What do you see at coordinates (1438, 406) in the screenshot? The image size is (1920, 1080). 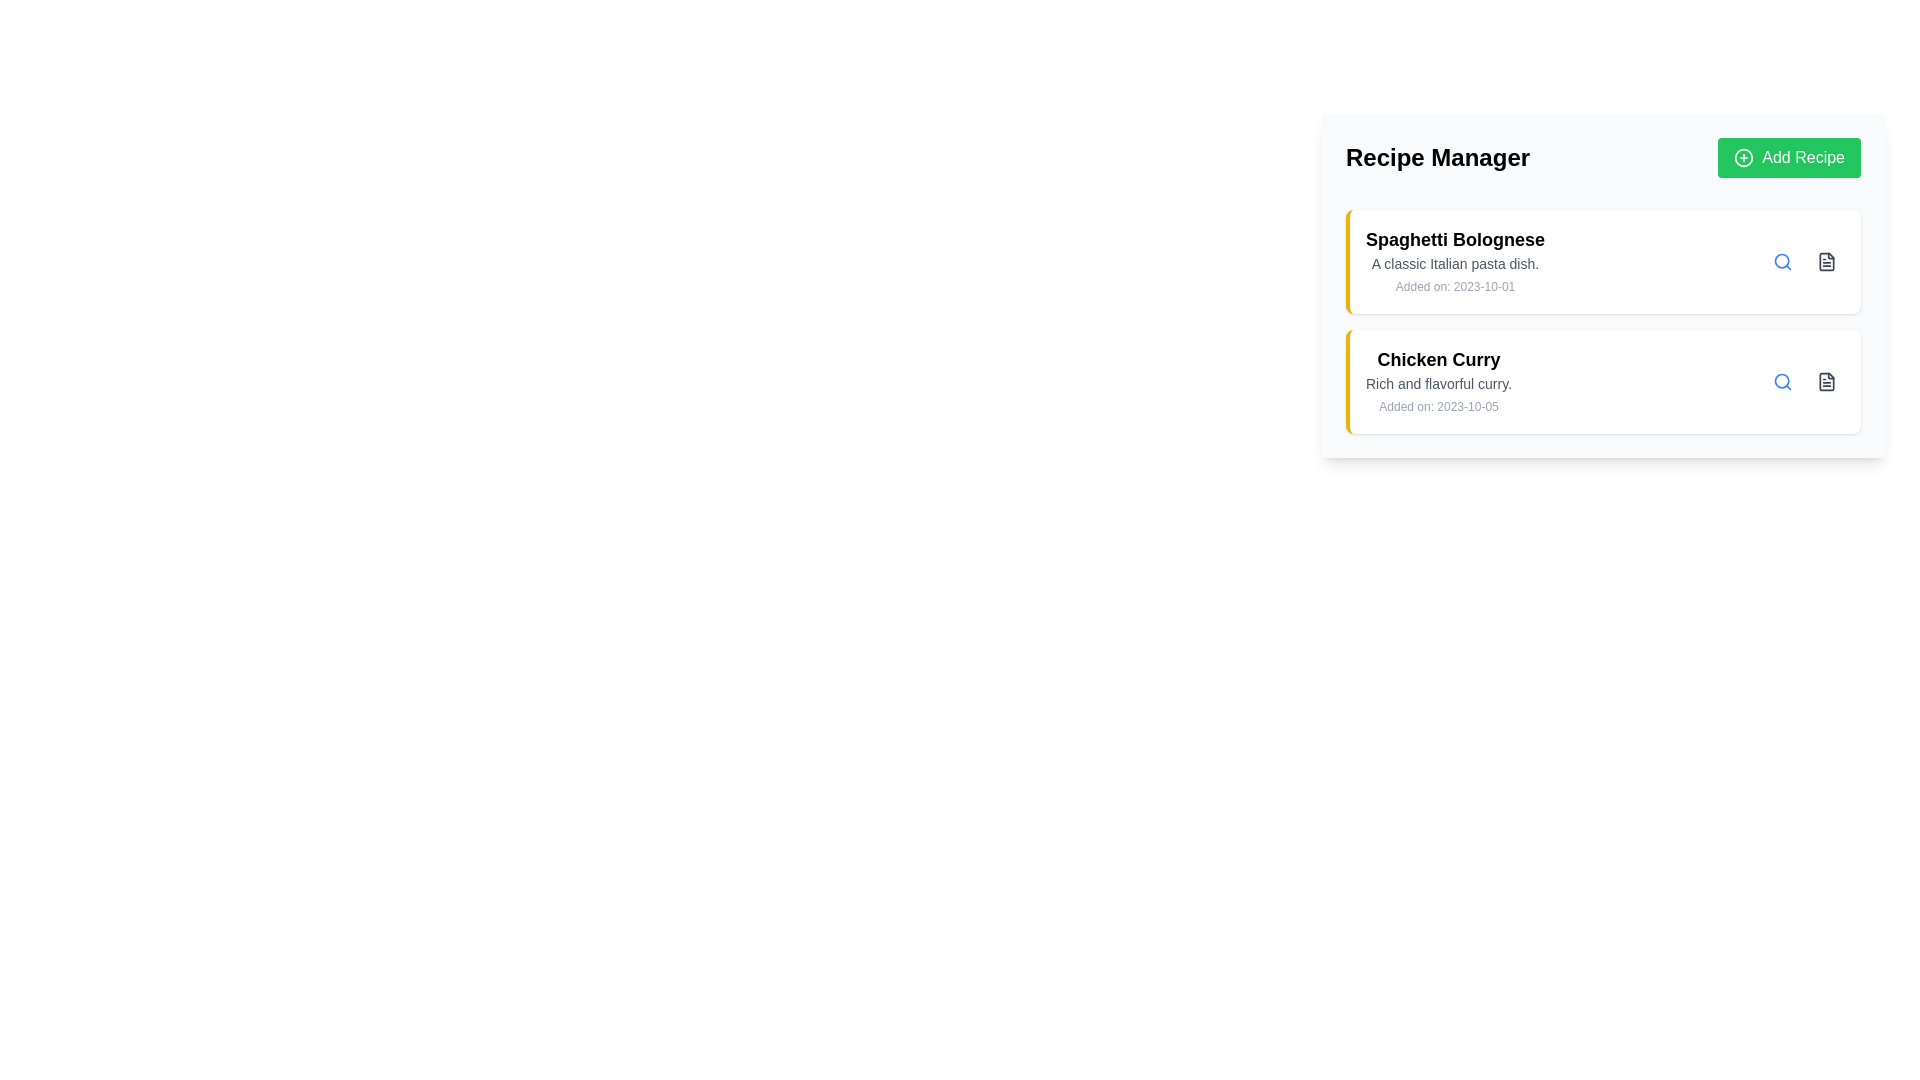 I see `the text label displaying 'Added on: 2023-10-05', which is styled in a small font size and light gray color, positioned below the main title 'Chicken Curry' and description 'Rich and flavorful curry.' in the recipe card` at bounding box center [1438, 406].